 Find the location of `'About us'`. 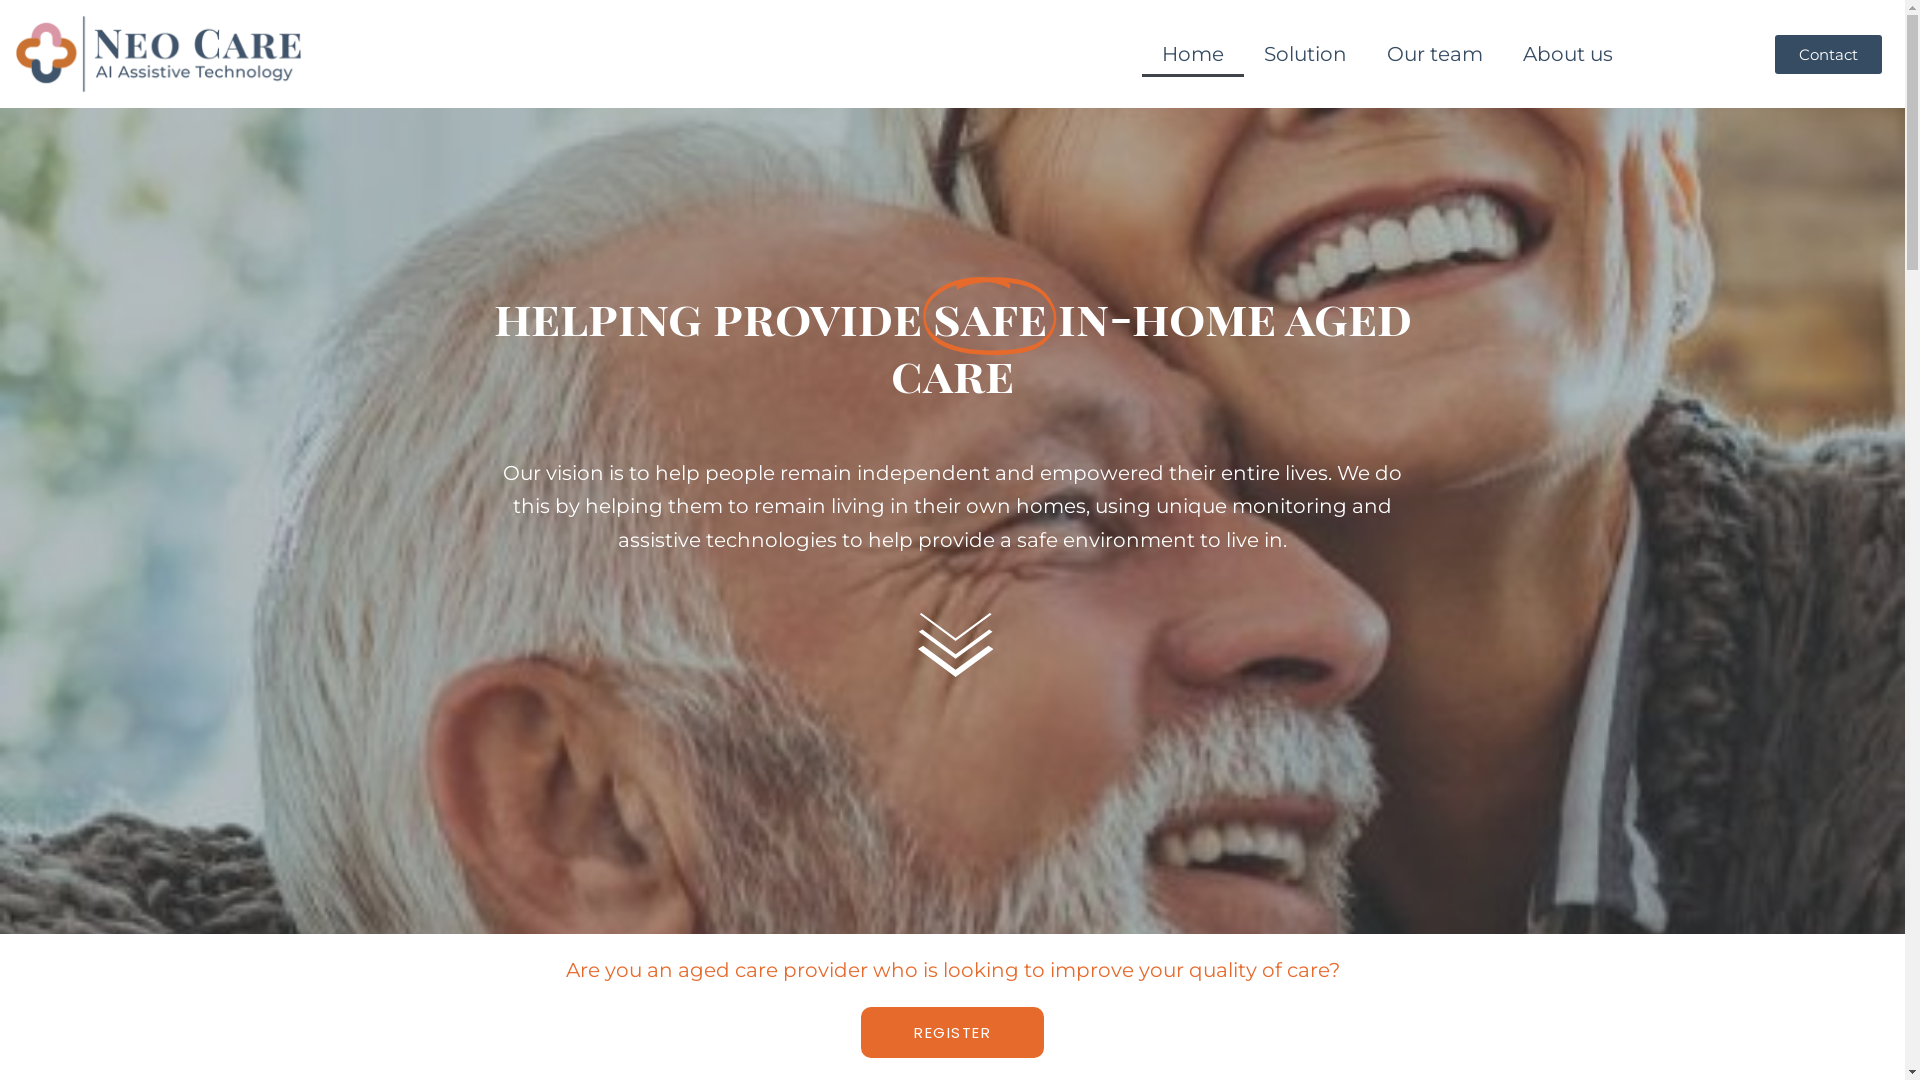

'About us' is located at coordinates (1502, 53).